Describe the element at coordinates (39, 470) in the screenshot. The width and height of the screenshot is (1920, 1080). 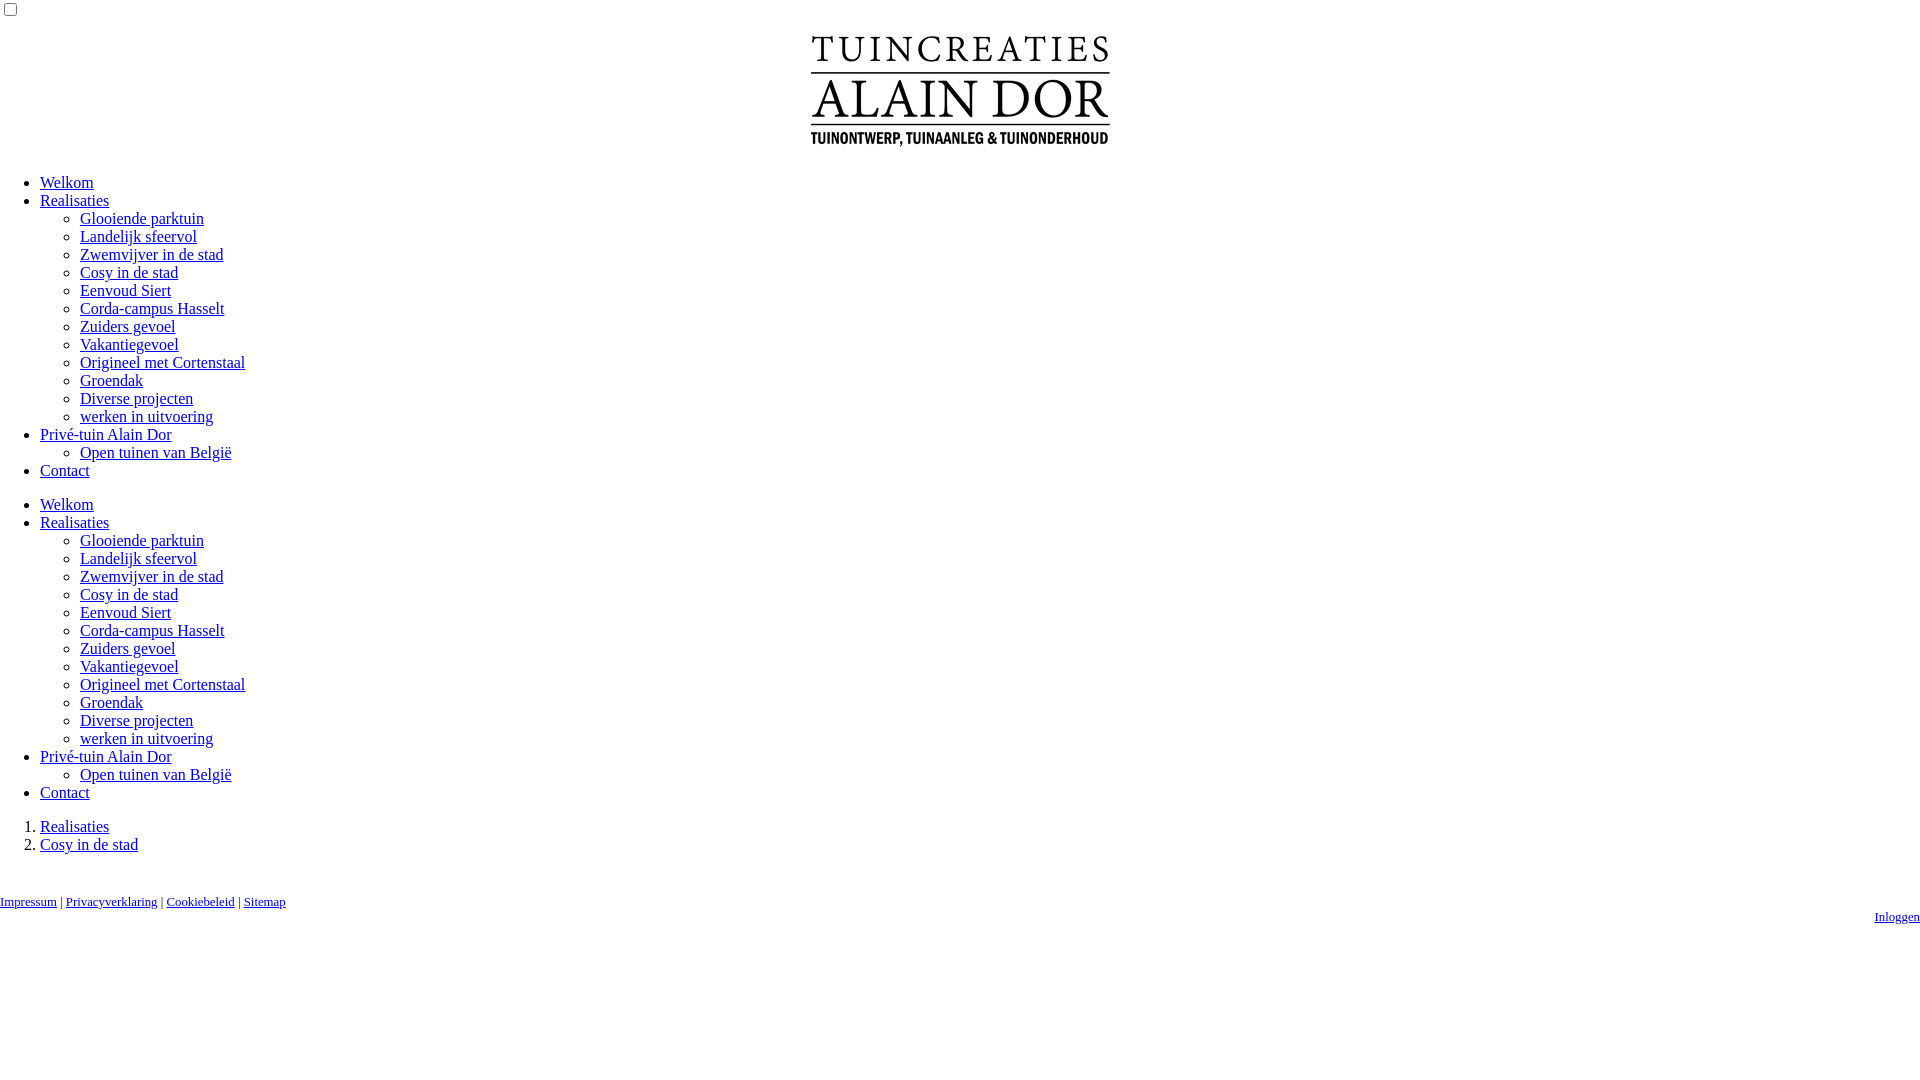
I see `'Contact'` at that location.